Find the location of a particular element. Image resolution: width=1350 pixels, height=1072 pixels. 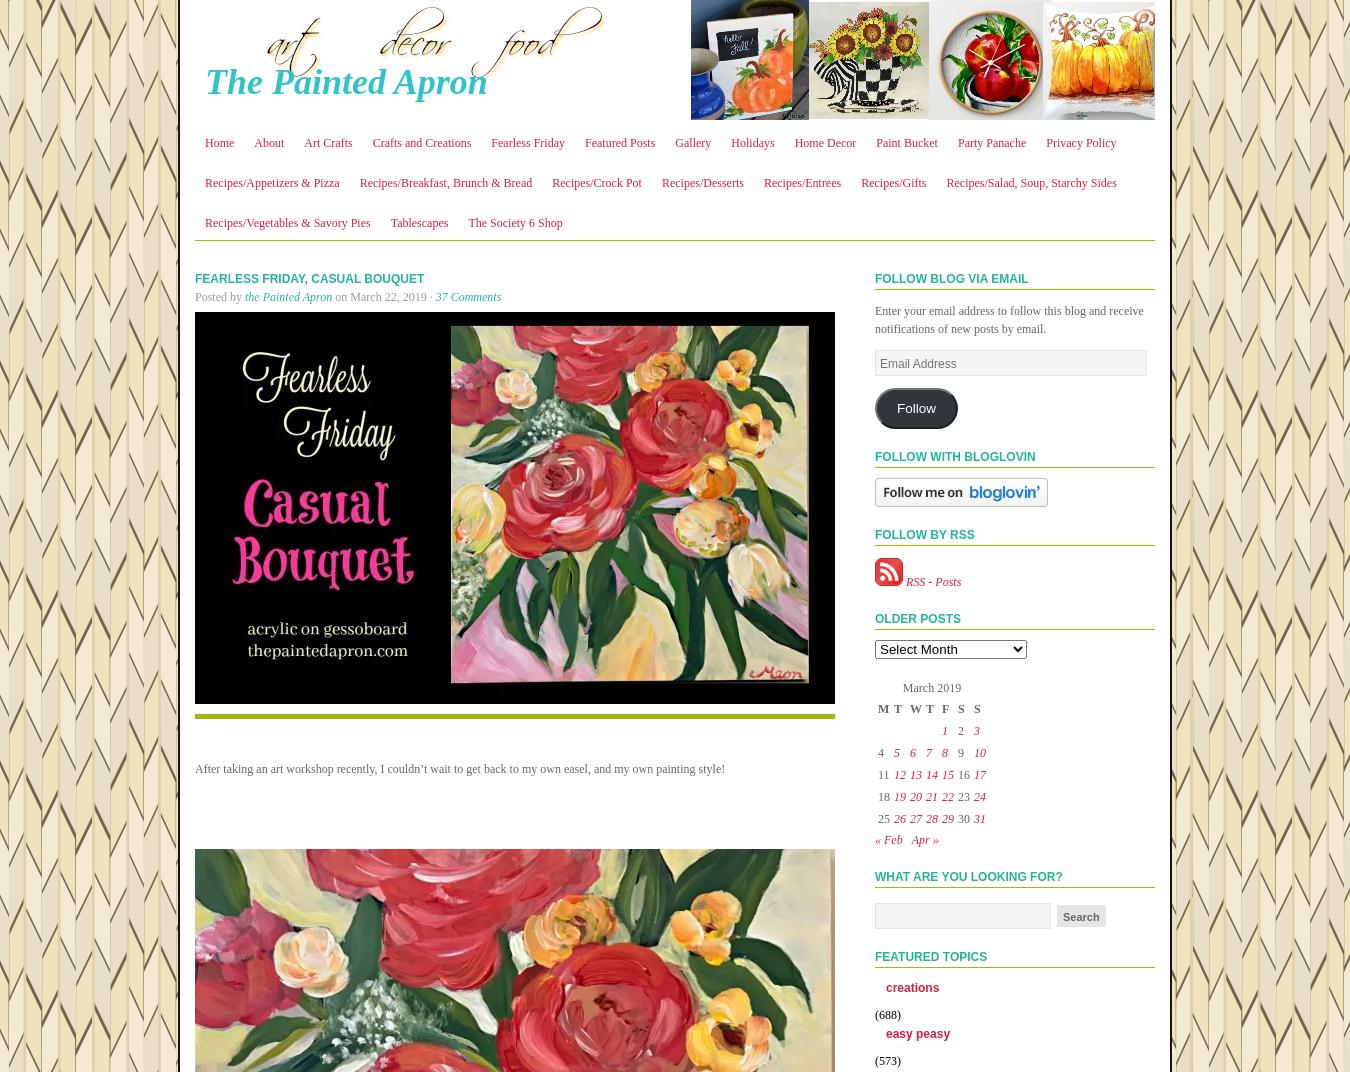

'creations' is located at coordinates (911, 986).